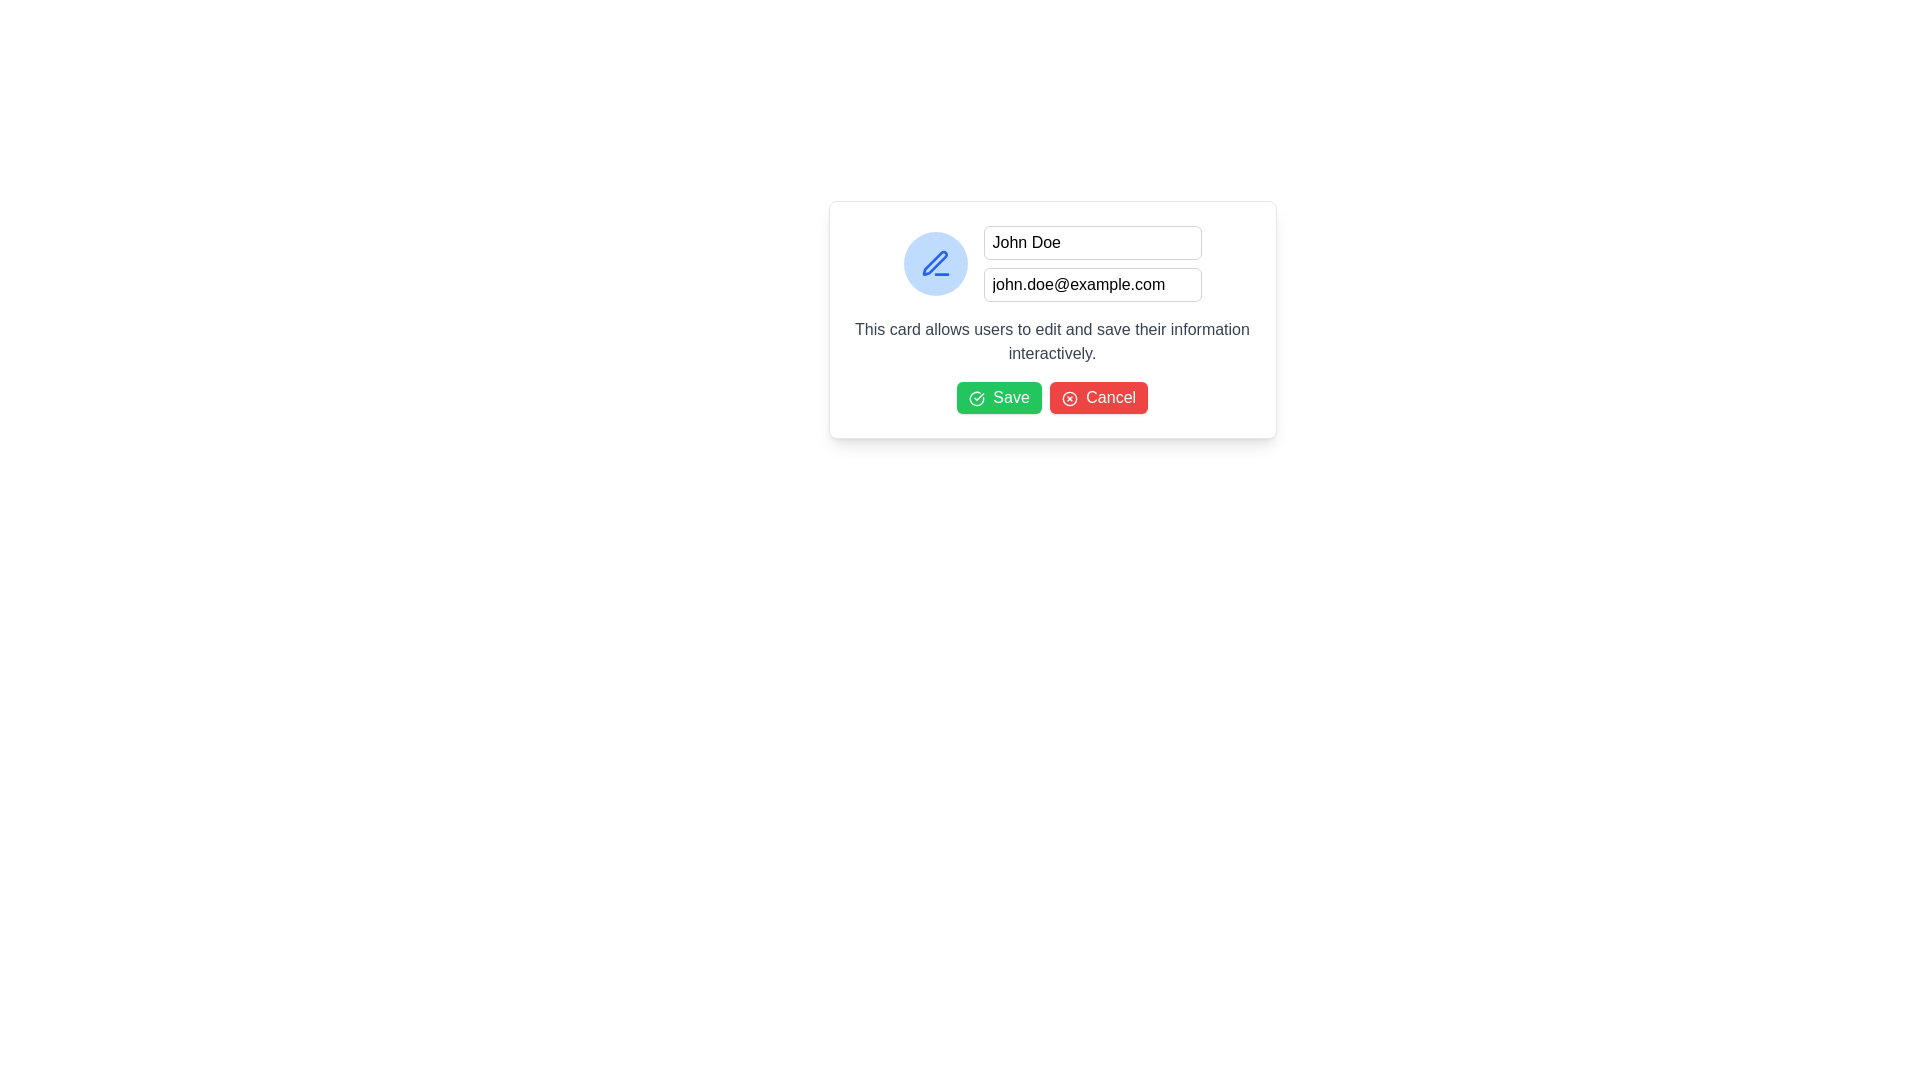  What do you see at coordinates (999, 397) in the screenshot?
I see `the save button located to the left of the 'Cancel' button` at bounding box center [999, 397].